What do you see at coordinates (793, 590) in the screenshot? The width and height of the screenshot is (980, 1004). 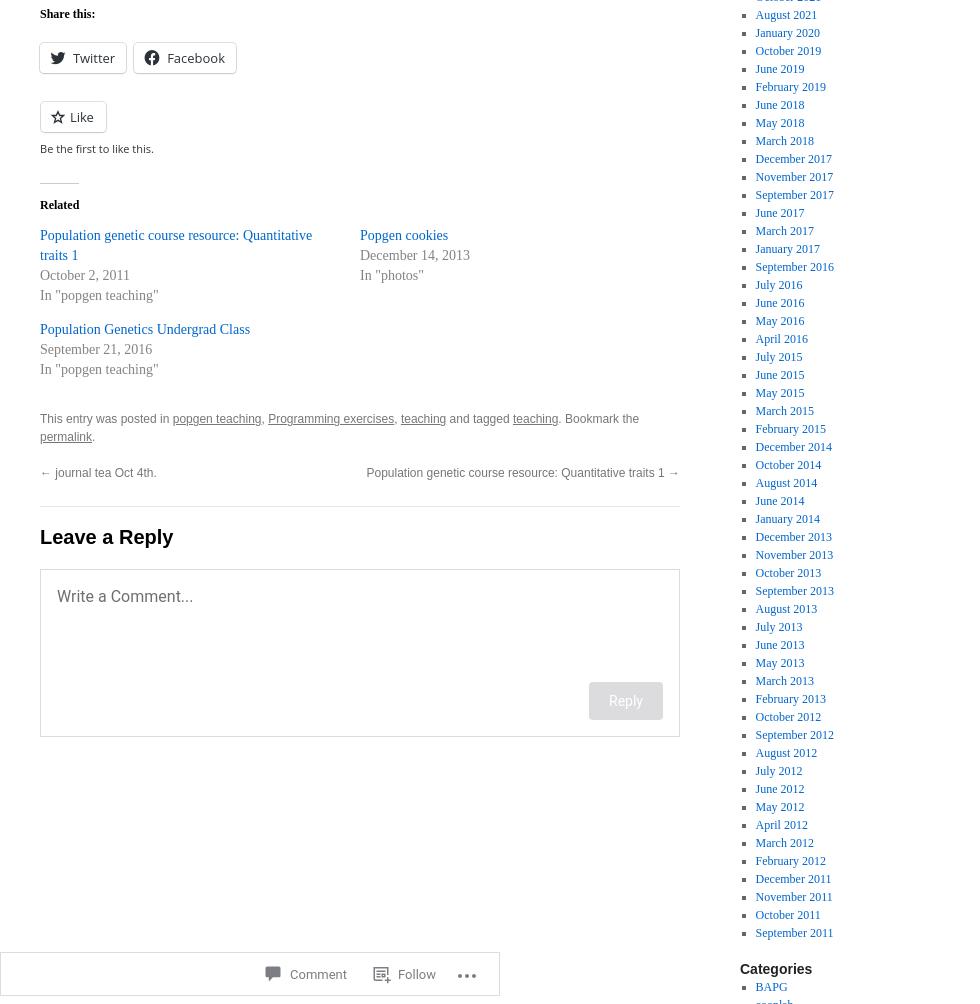 I see `'September 2013'` at bounding box center [793, 590].